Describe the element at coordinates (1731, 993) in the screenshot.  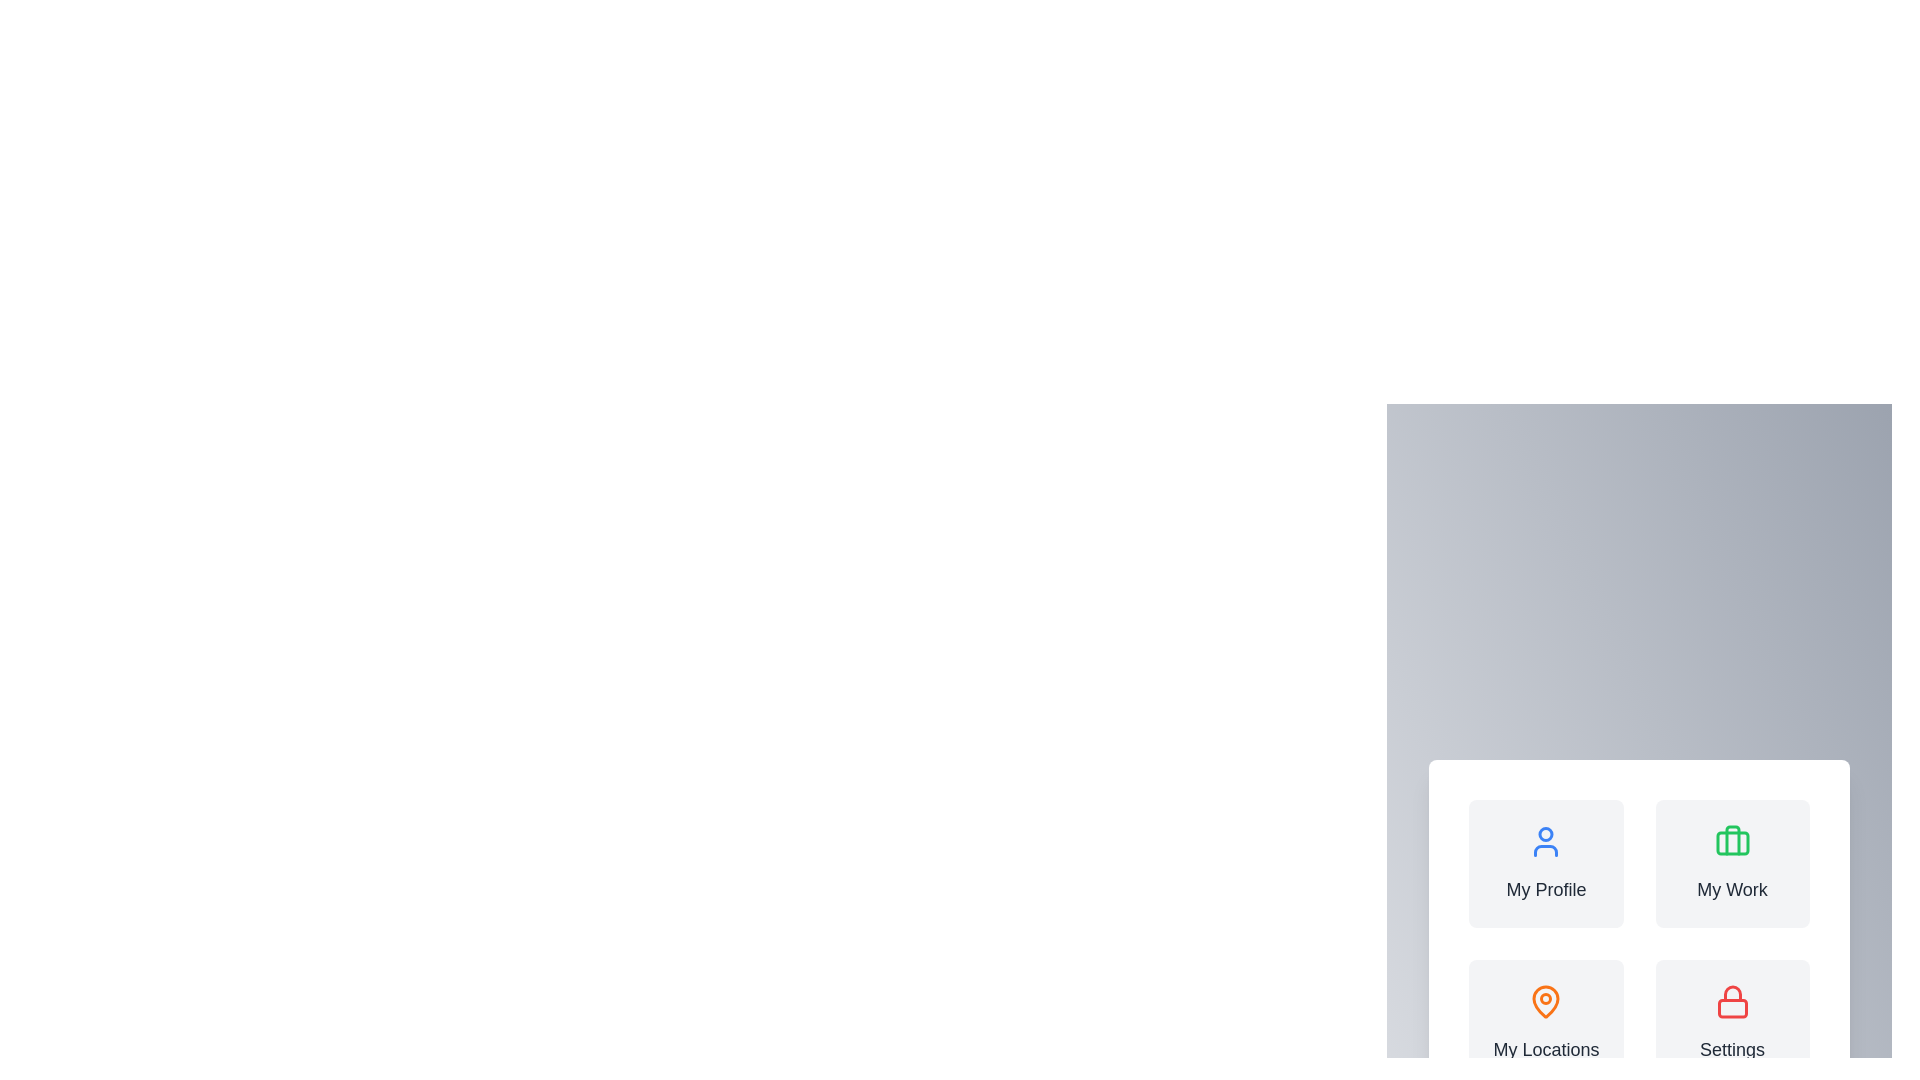
I see `the lock icon representing the 'Settings' option, located in the second row, second column of a 2x2 grid` at that location.